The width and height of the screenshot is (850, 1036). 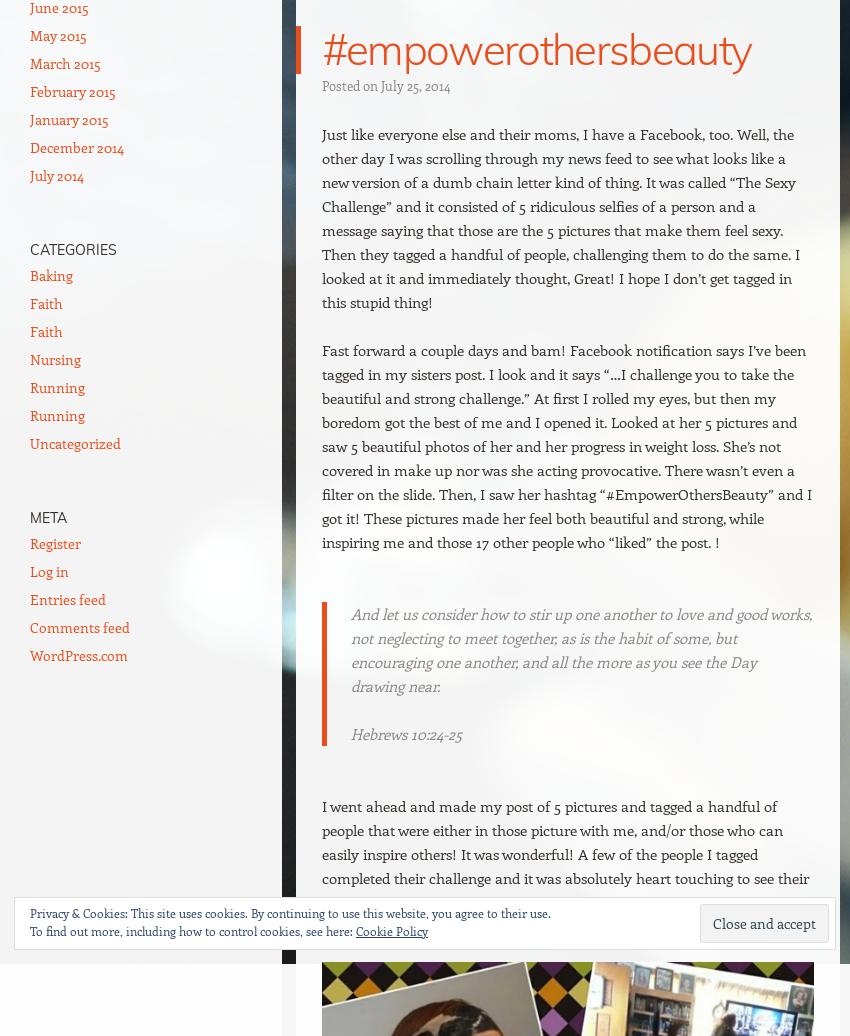 I want to click on 'July 2014', so click(x=57, y=175).